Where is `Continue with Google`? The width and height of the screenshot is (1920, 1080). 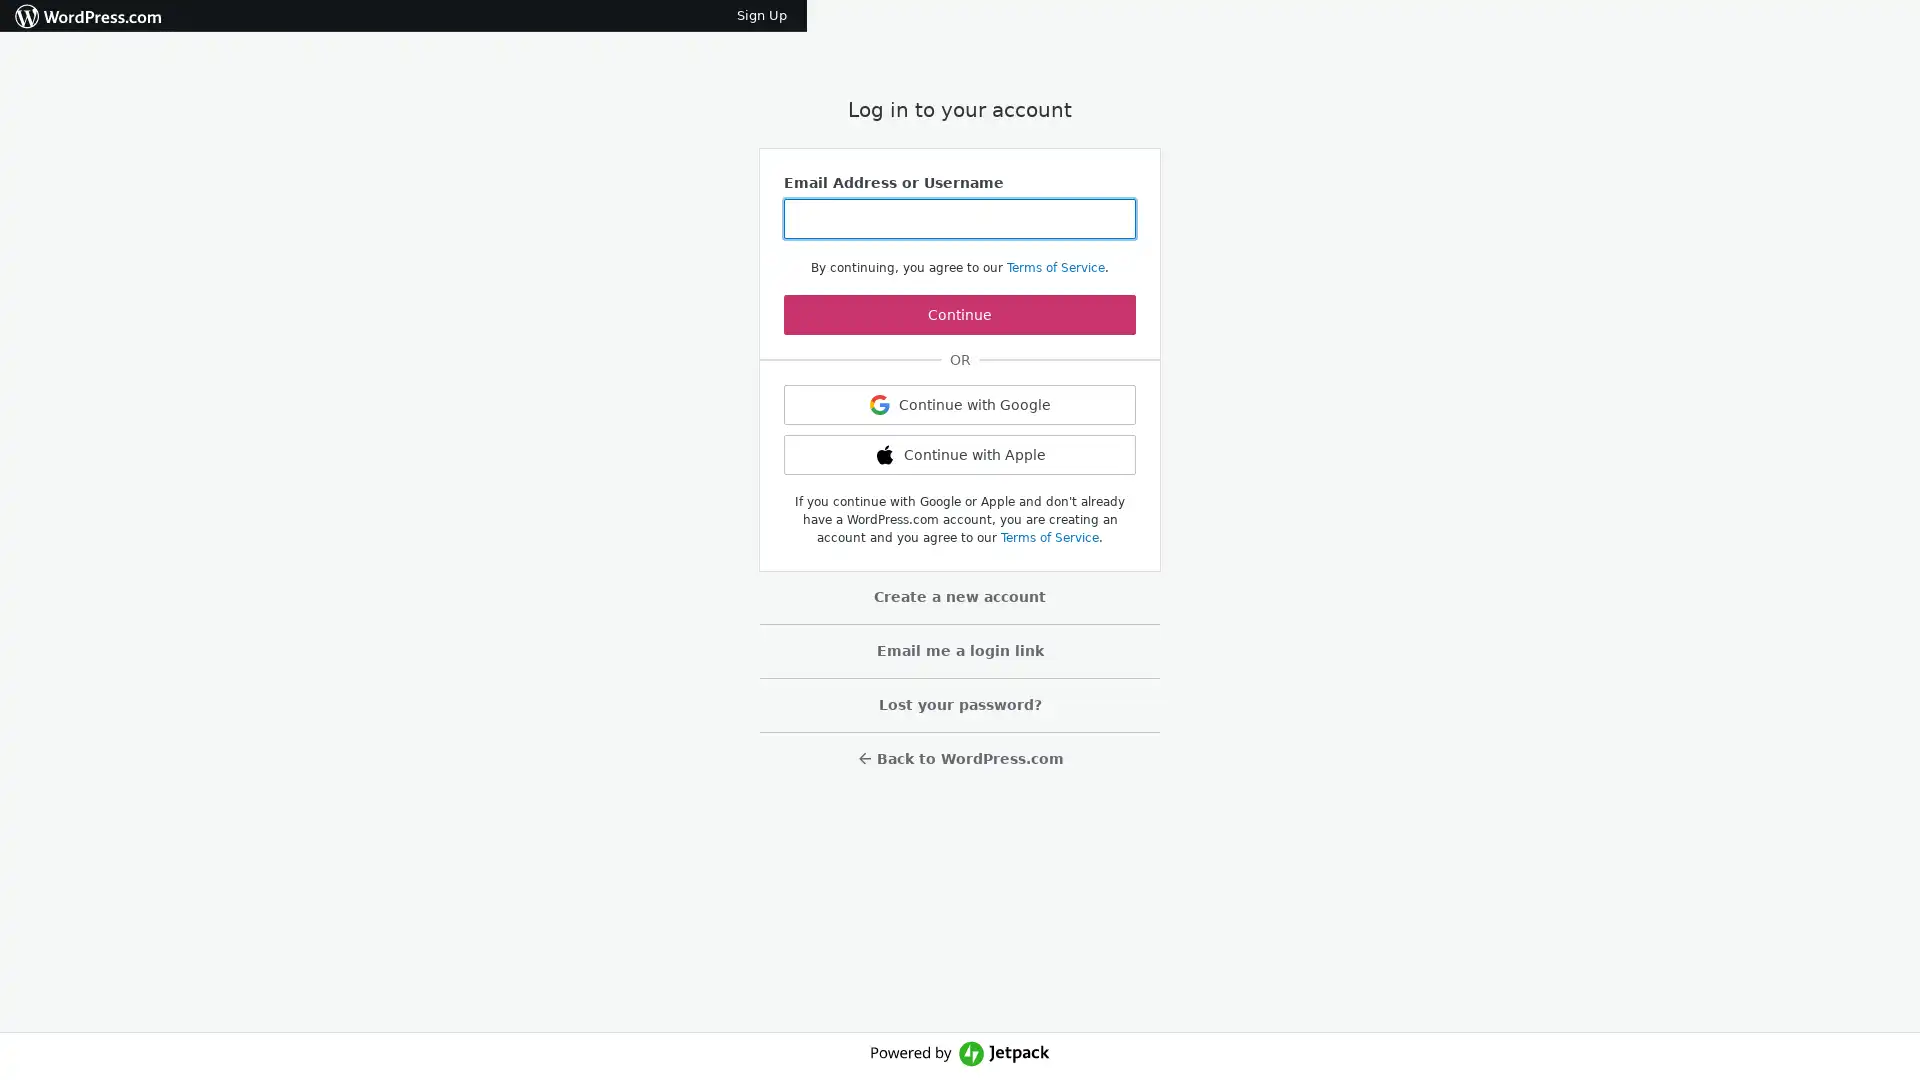
Continue with Google is located at coordinates (960, 405).